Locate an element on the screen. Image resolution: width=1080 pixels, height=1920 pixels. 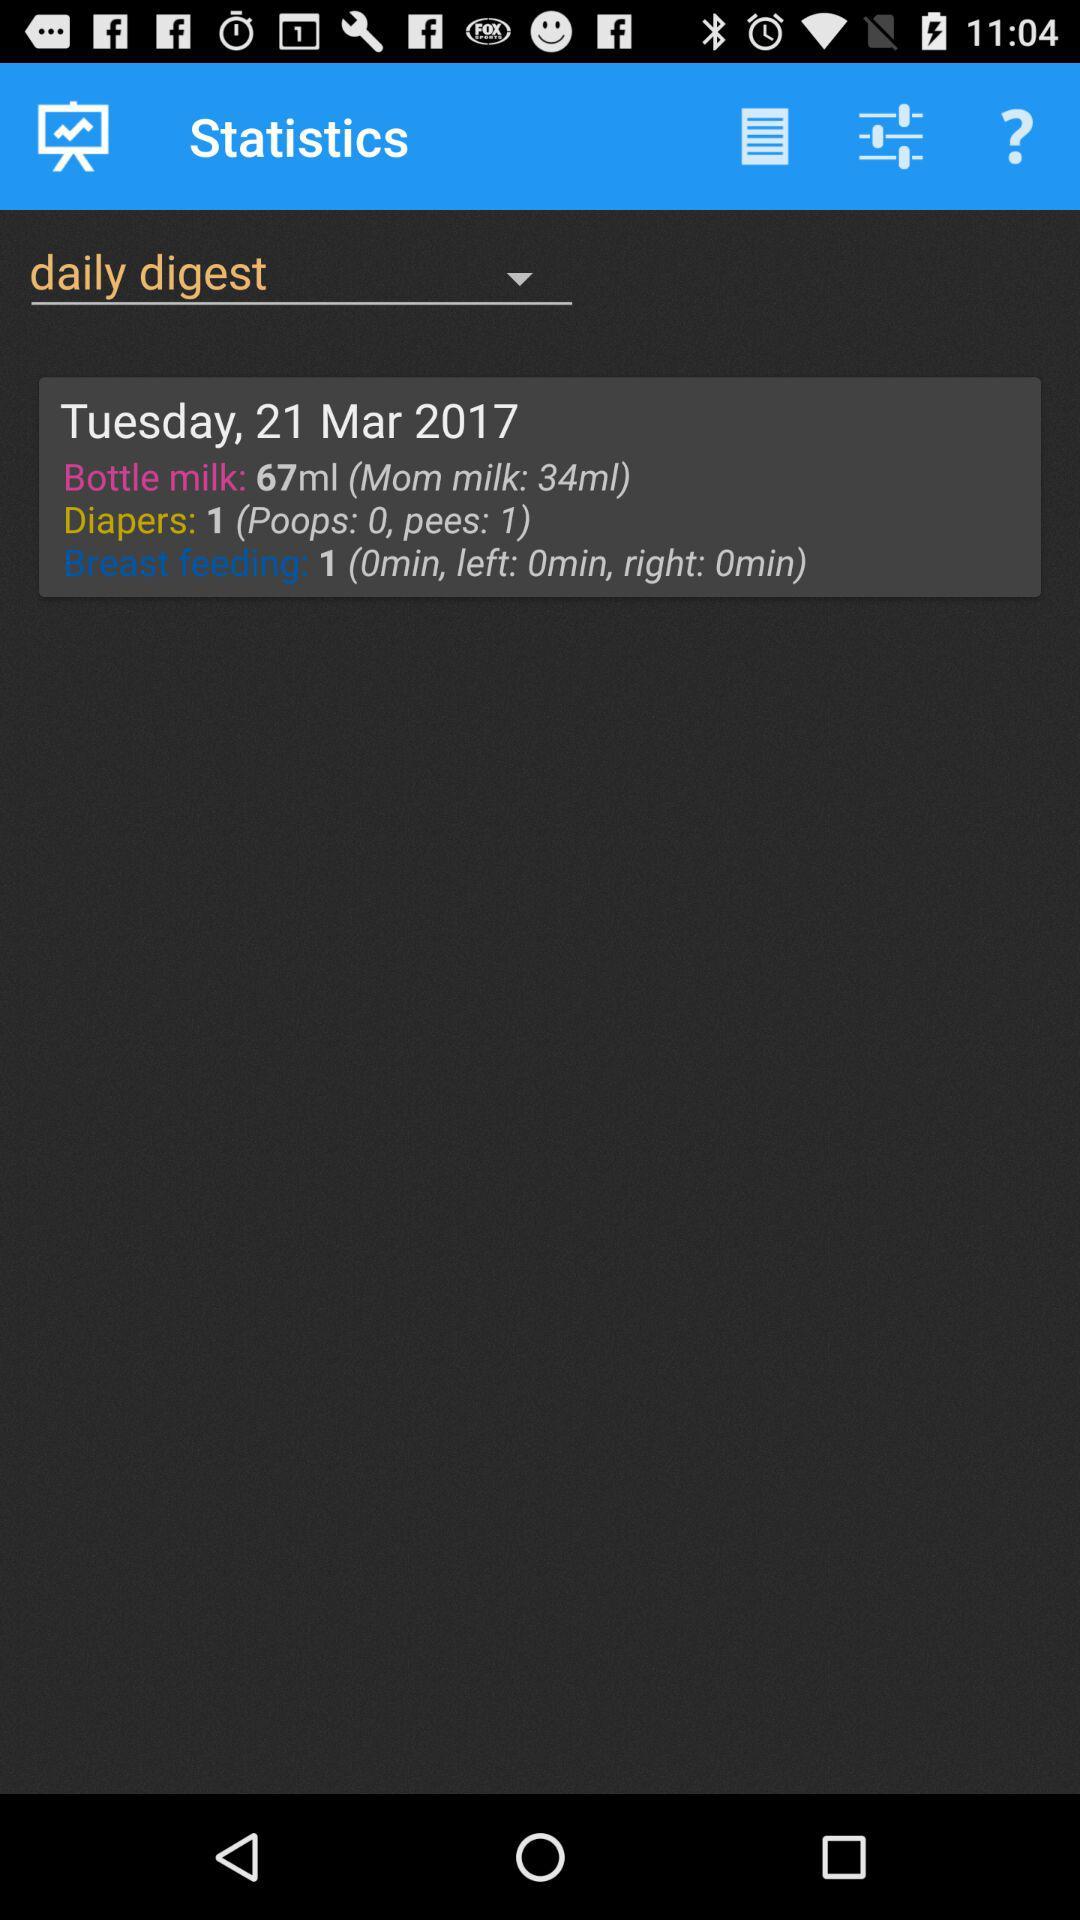
the item next to the statistics icon is located at coordinates (764, 135).